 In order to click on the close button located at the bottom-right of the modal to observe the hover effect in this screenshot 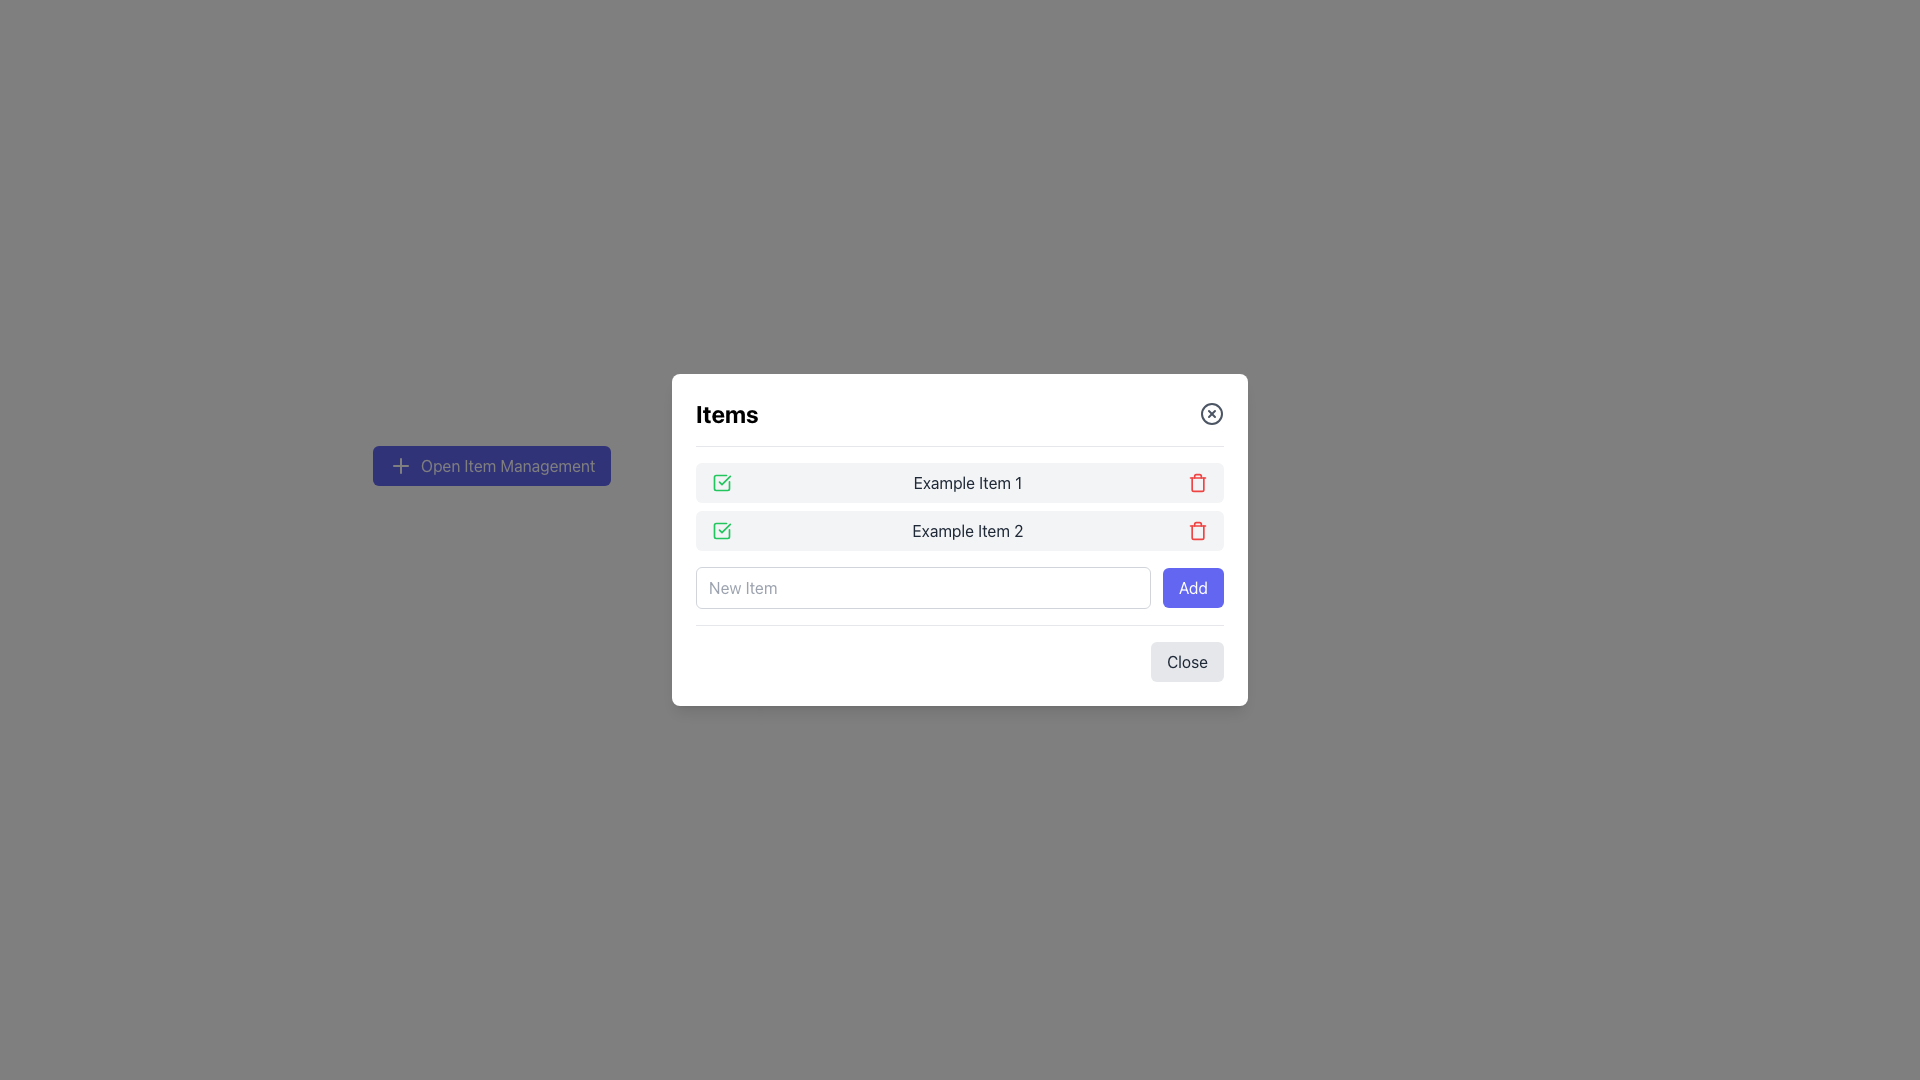, I will do `click(1187, 662)`.